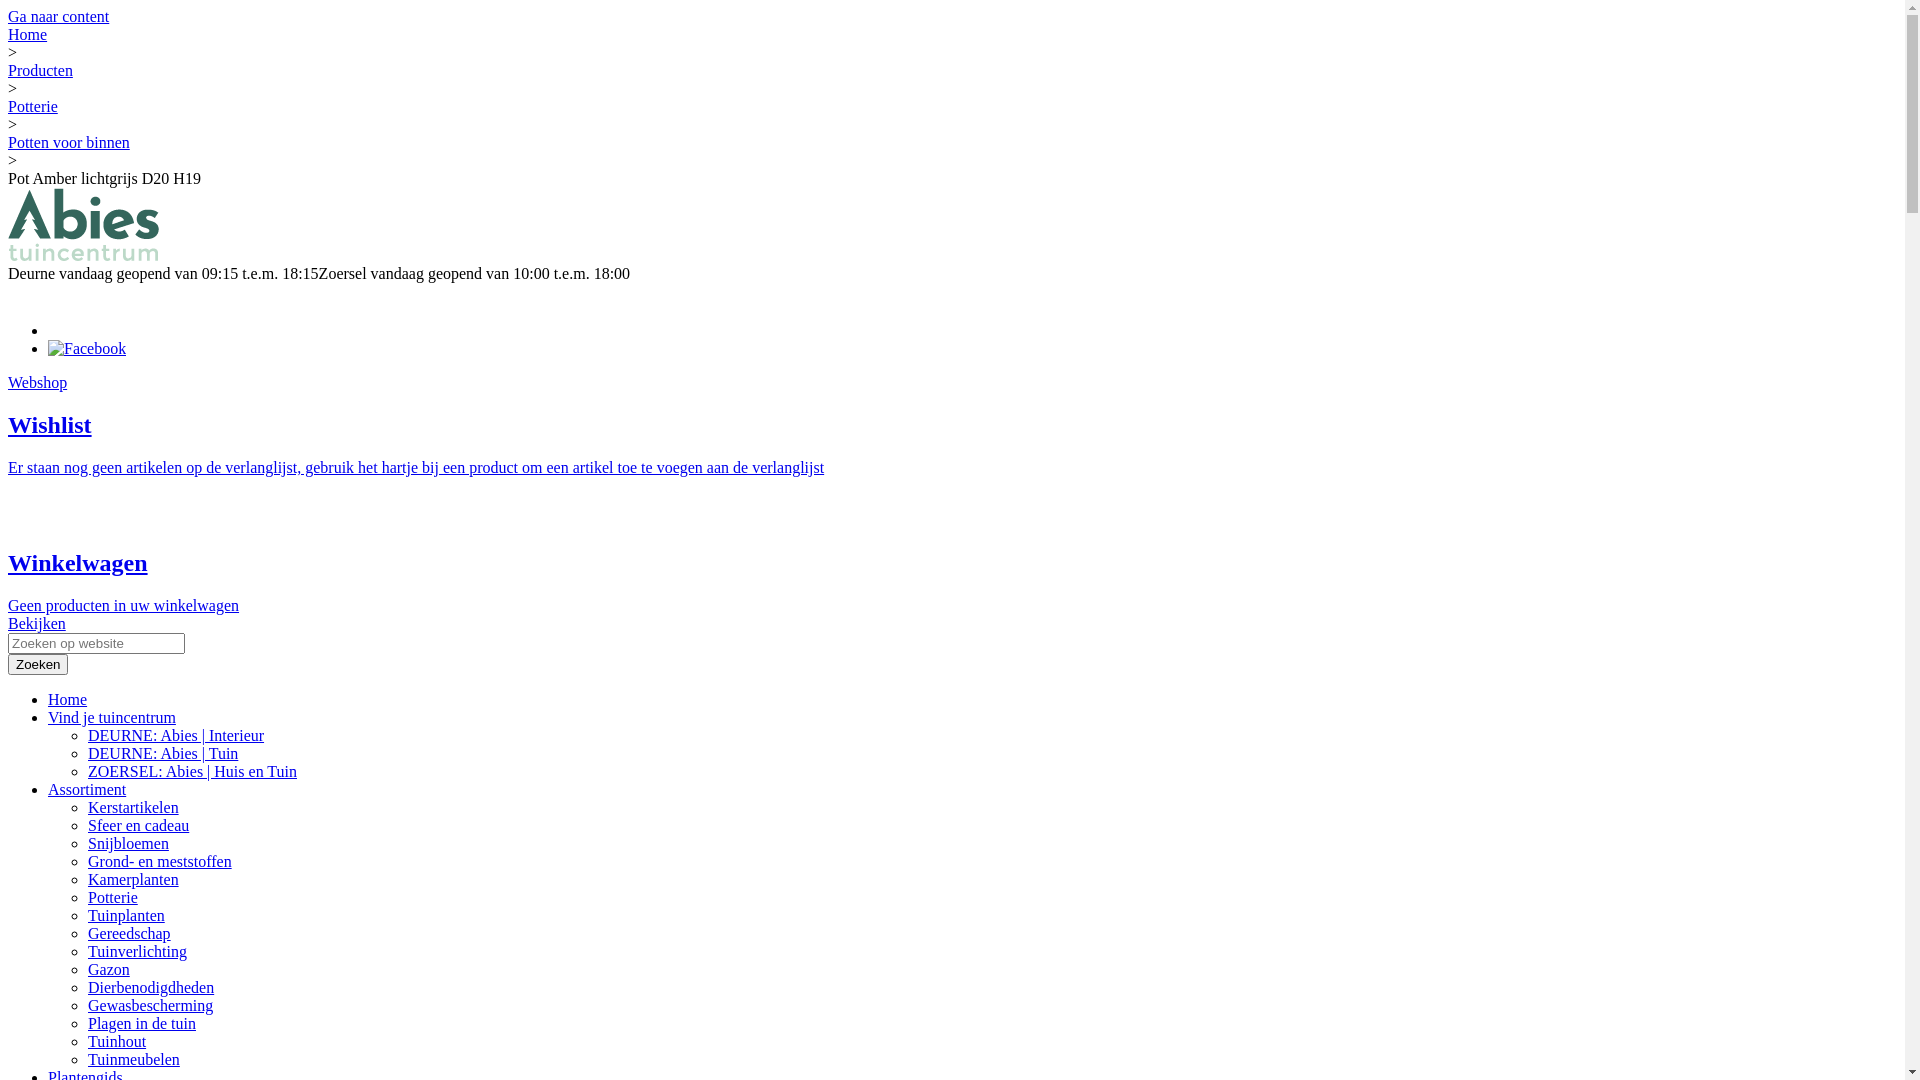  I want to click on 'Tuinmeubelen', so click(133, 1058).